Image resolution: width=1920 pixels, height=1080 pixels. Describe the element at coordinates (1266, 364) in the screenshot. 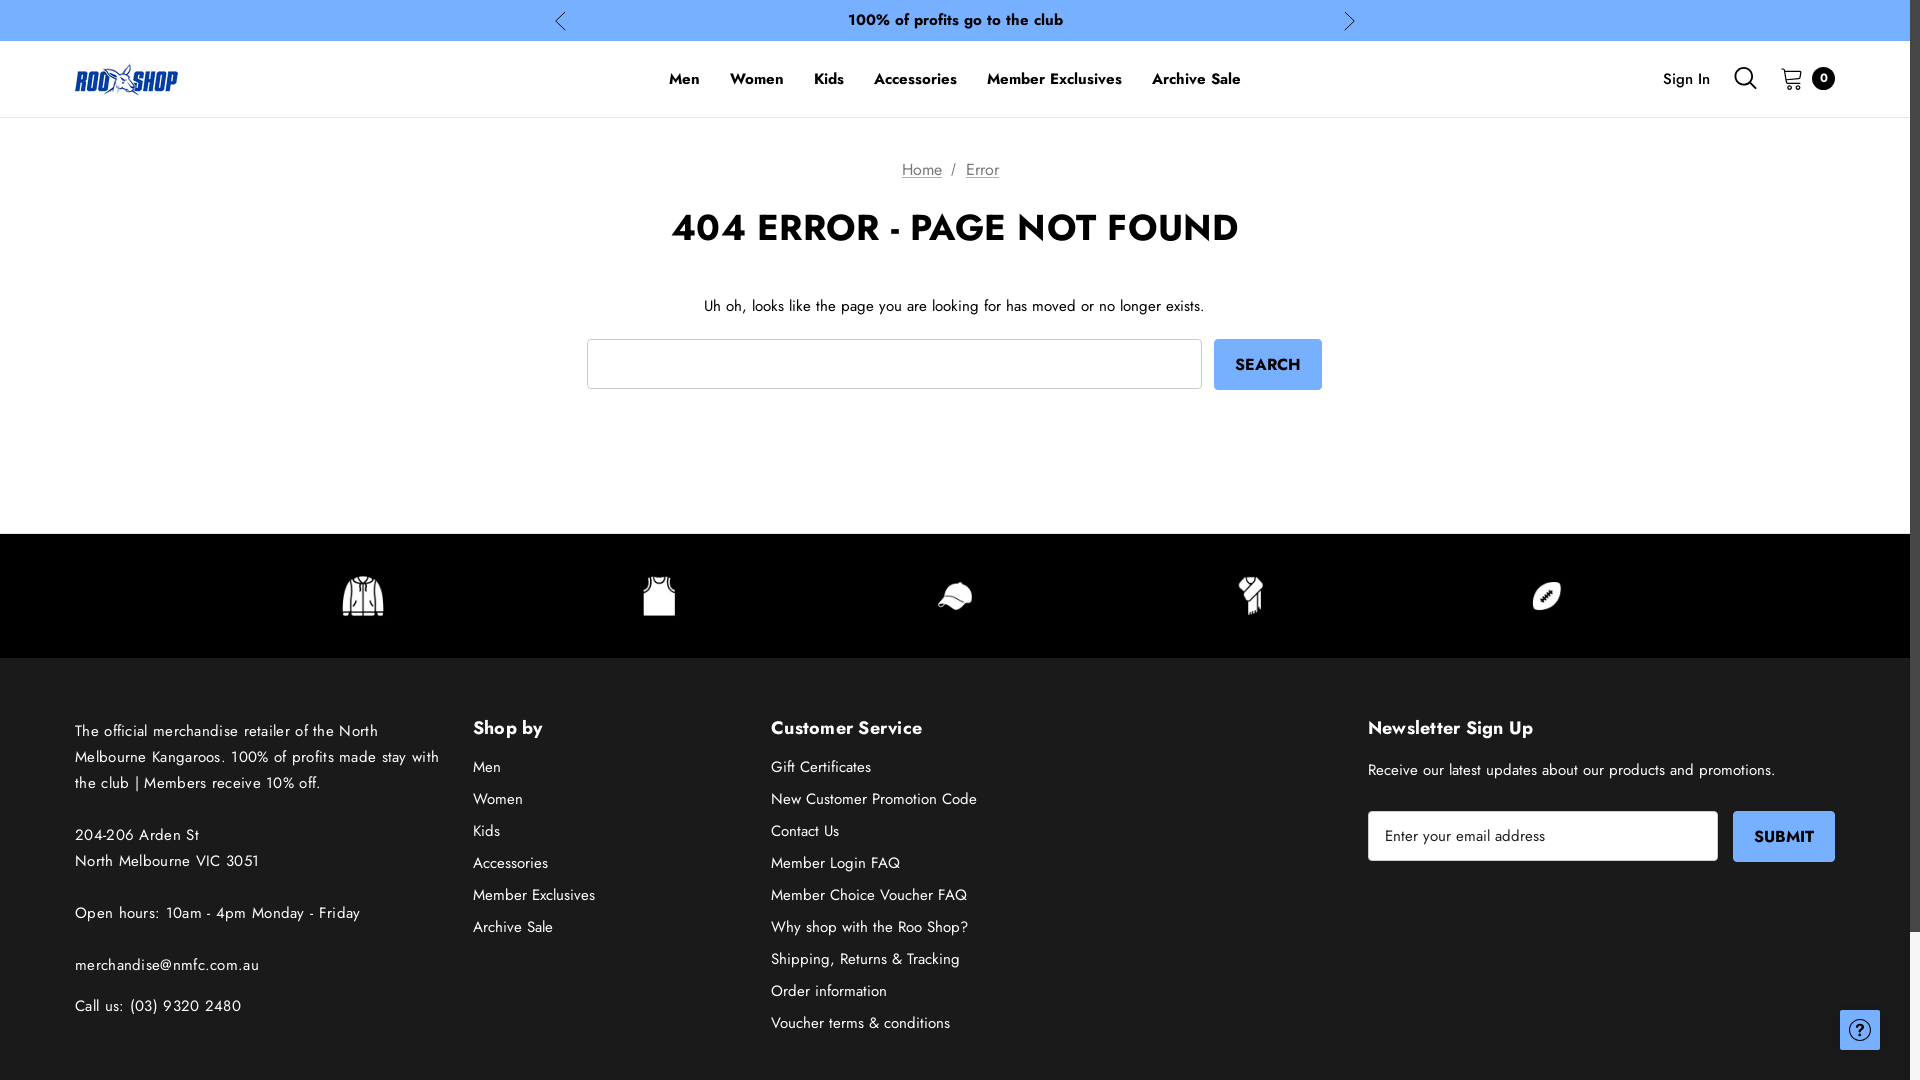

I see `'Search'` at that location.